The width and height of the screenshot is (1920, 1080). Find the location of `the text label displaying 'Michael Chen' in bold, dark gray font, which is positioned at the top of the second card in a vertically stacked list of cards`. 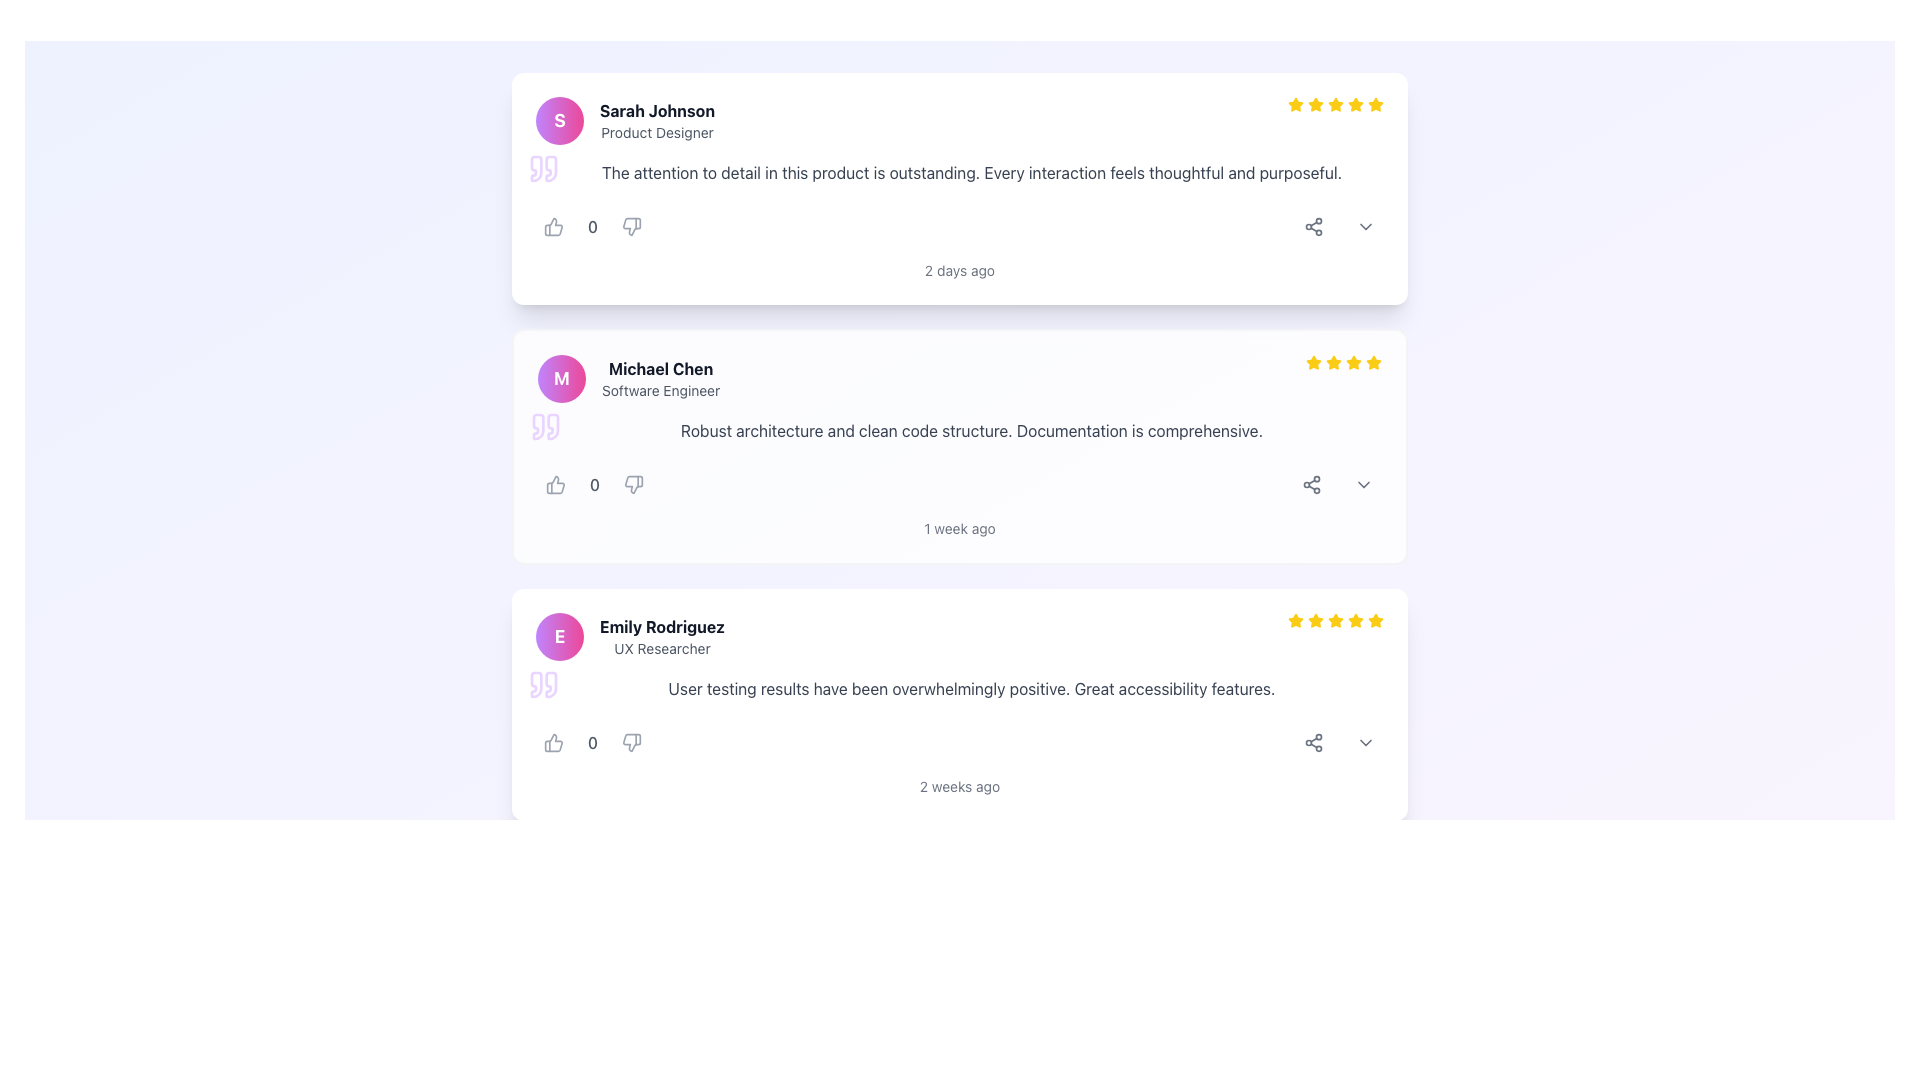

the text label displaying 'Michael Chen' in bold, dark gray font, which is positioned at the top of the second card in a vertically stacked list of cards is located at coordinates (661, 369).